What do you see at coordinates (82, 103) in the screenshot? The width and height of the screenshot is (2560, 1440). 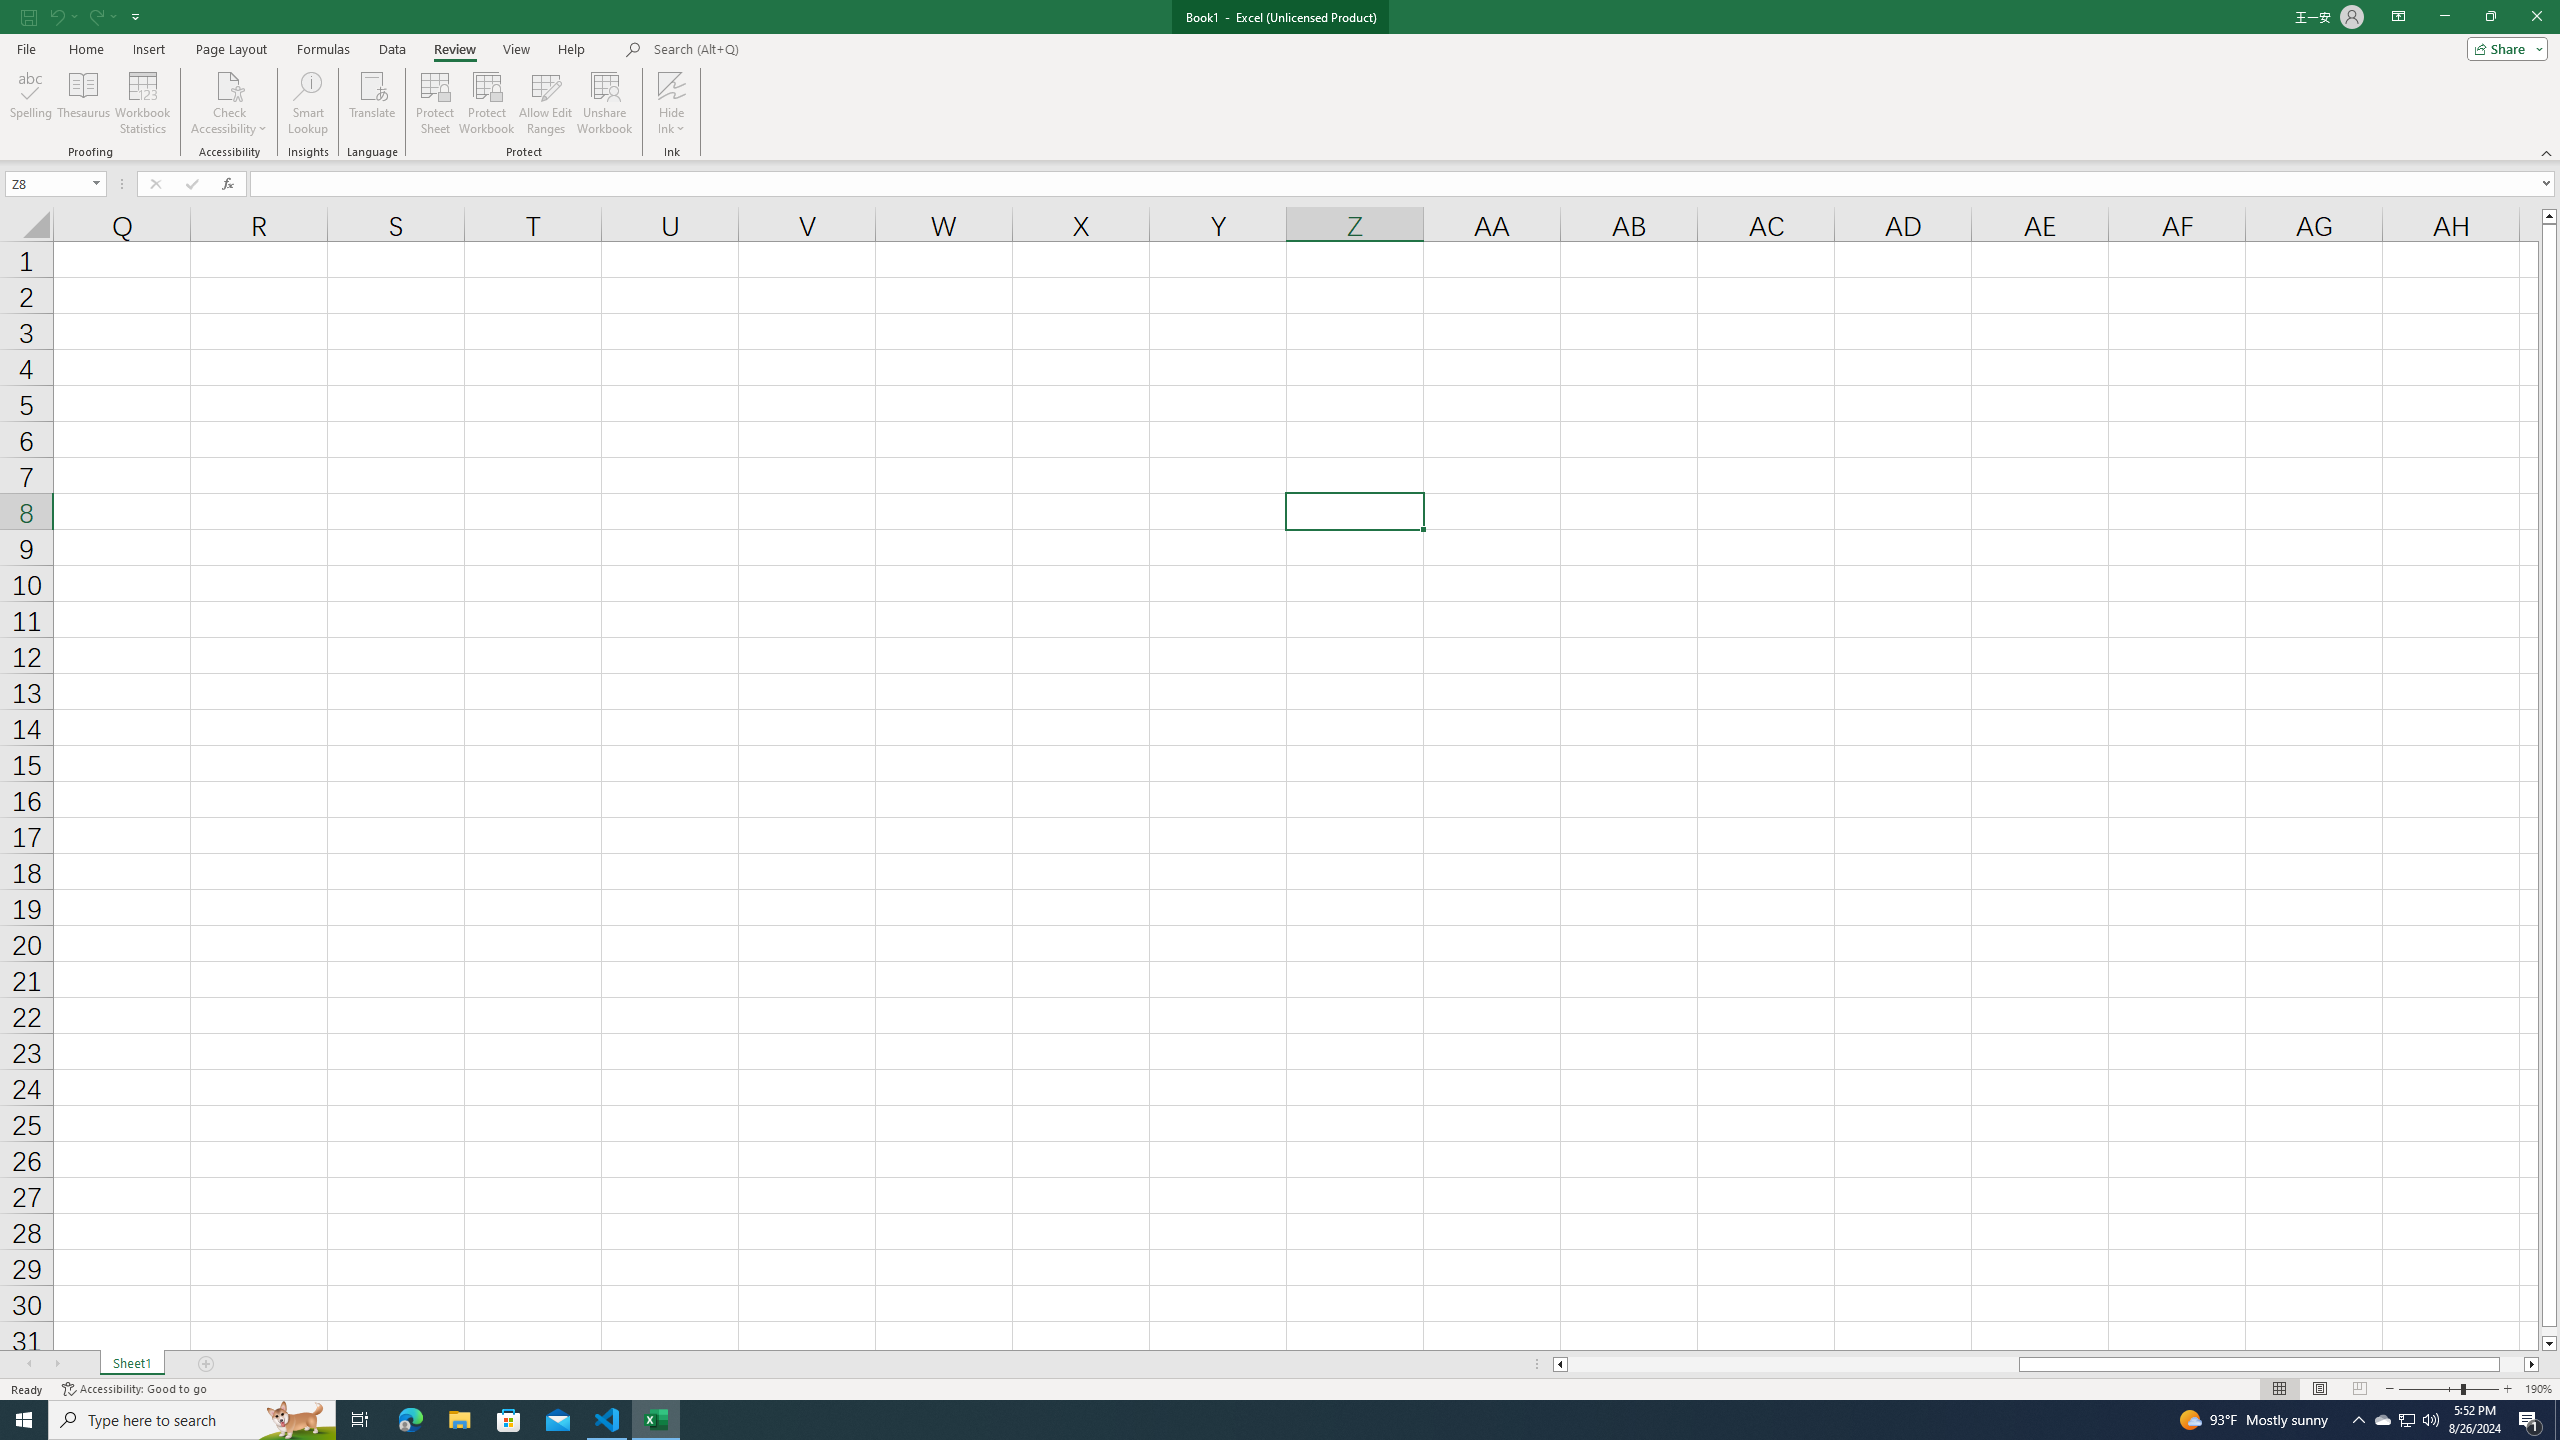 I see `'Thesaurus...'` at bounding box center [82, 103].